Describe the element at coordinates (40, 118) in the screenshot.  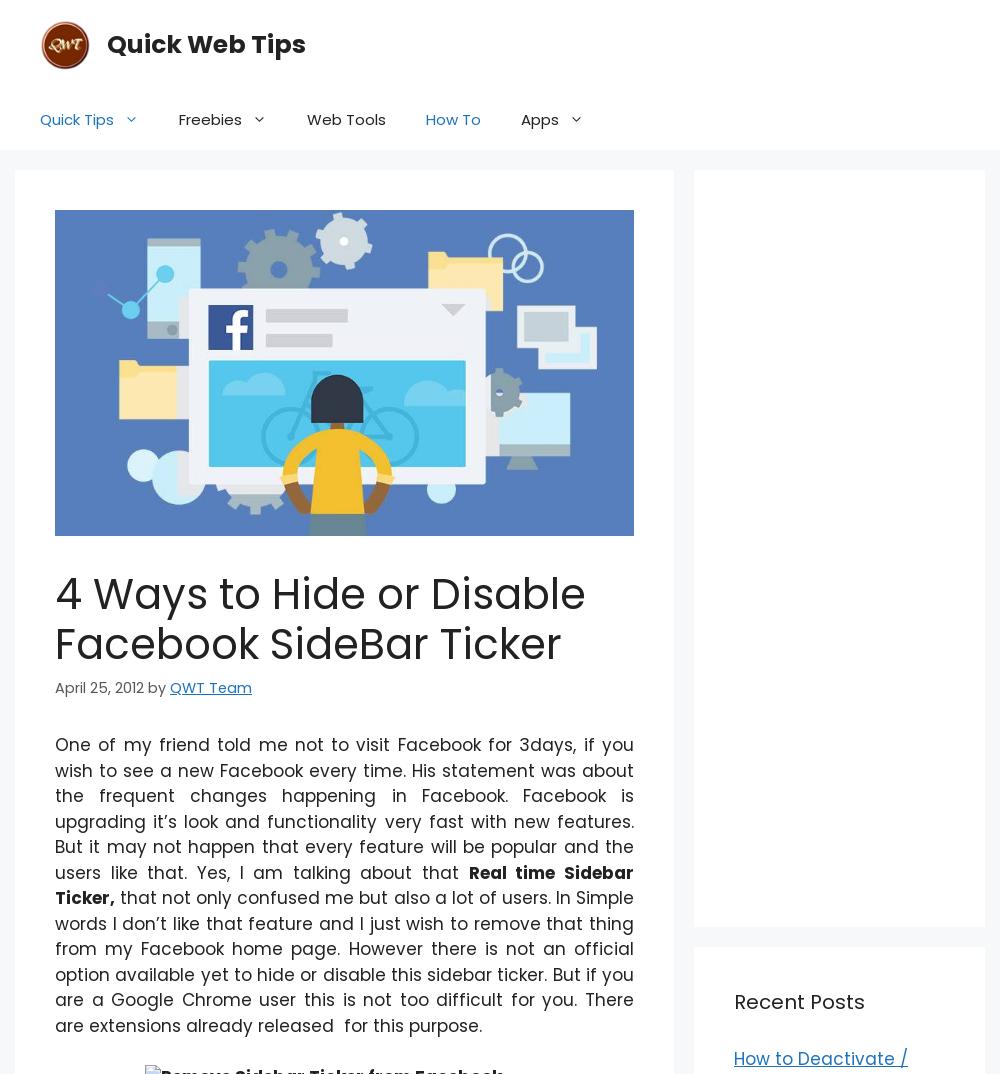
I see `'Quick Tips'` at that location.